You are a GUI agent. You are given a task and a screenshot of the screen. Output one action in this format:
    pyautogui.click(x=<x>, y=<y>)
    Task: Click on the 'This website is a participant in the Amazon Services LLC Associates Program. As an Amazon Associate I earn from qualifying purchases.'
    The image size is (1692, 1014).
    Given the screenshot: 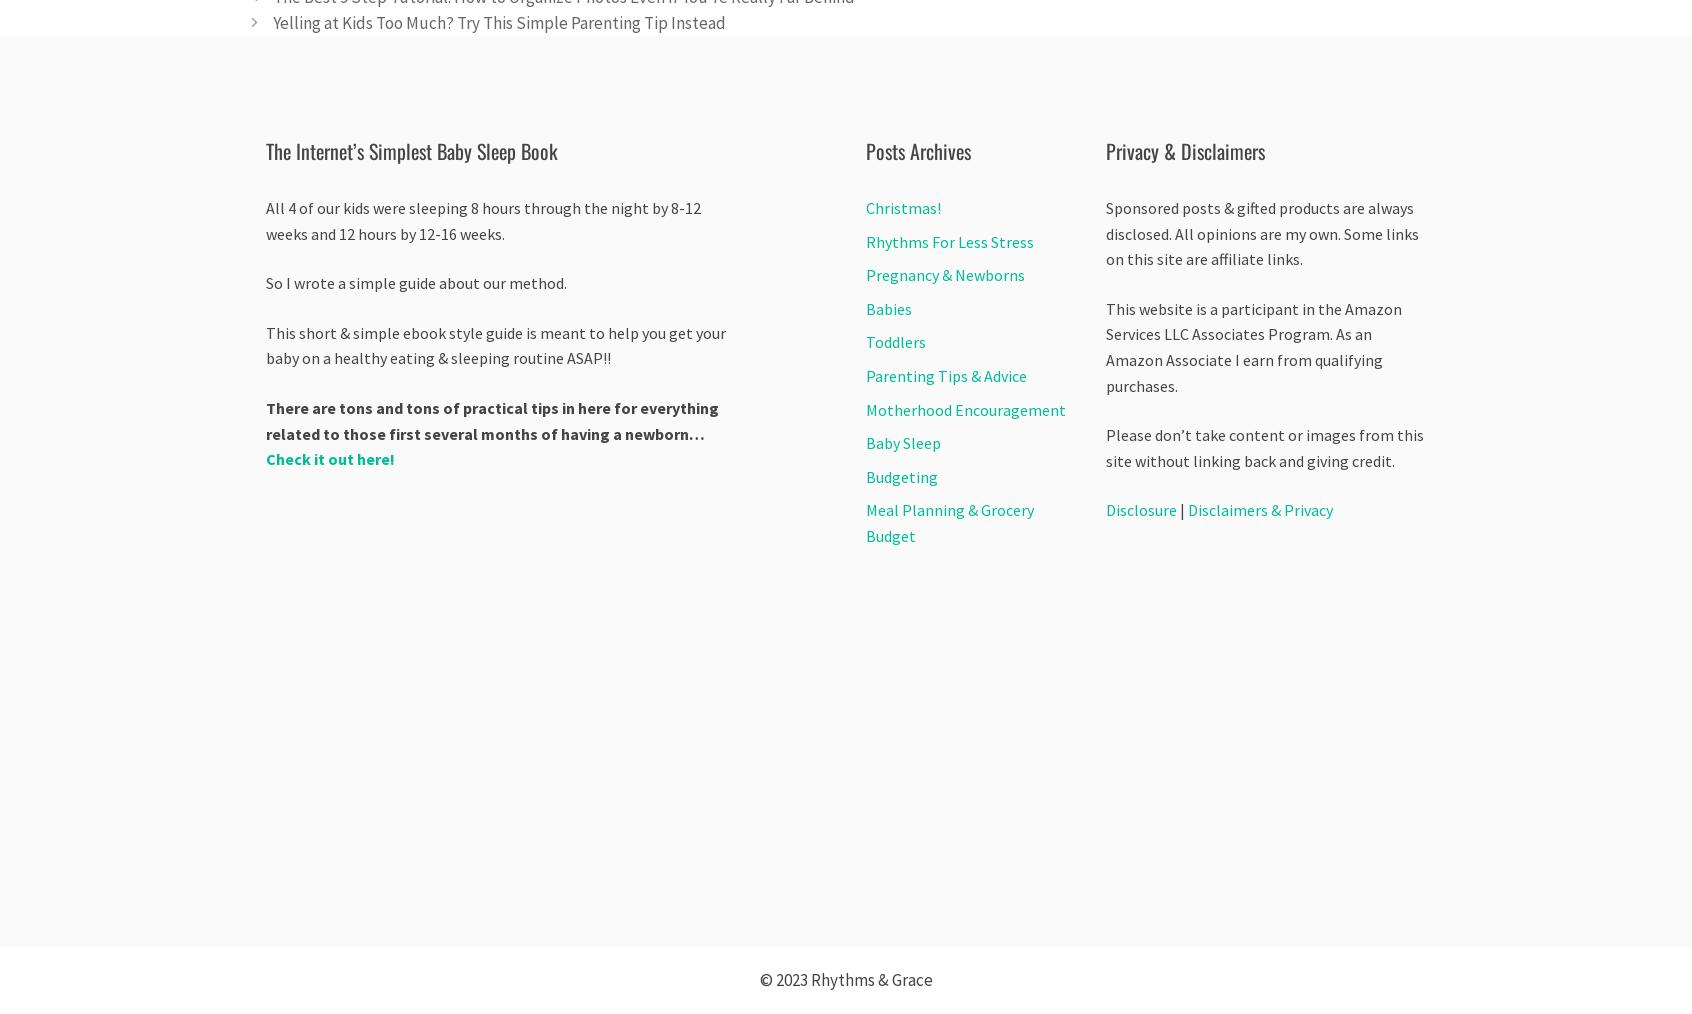 What is the action you would take?
    pyautogui.click(x=1253, y=345)
    